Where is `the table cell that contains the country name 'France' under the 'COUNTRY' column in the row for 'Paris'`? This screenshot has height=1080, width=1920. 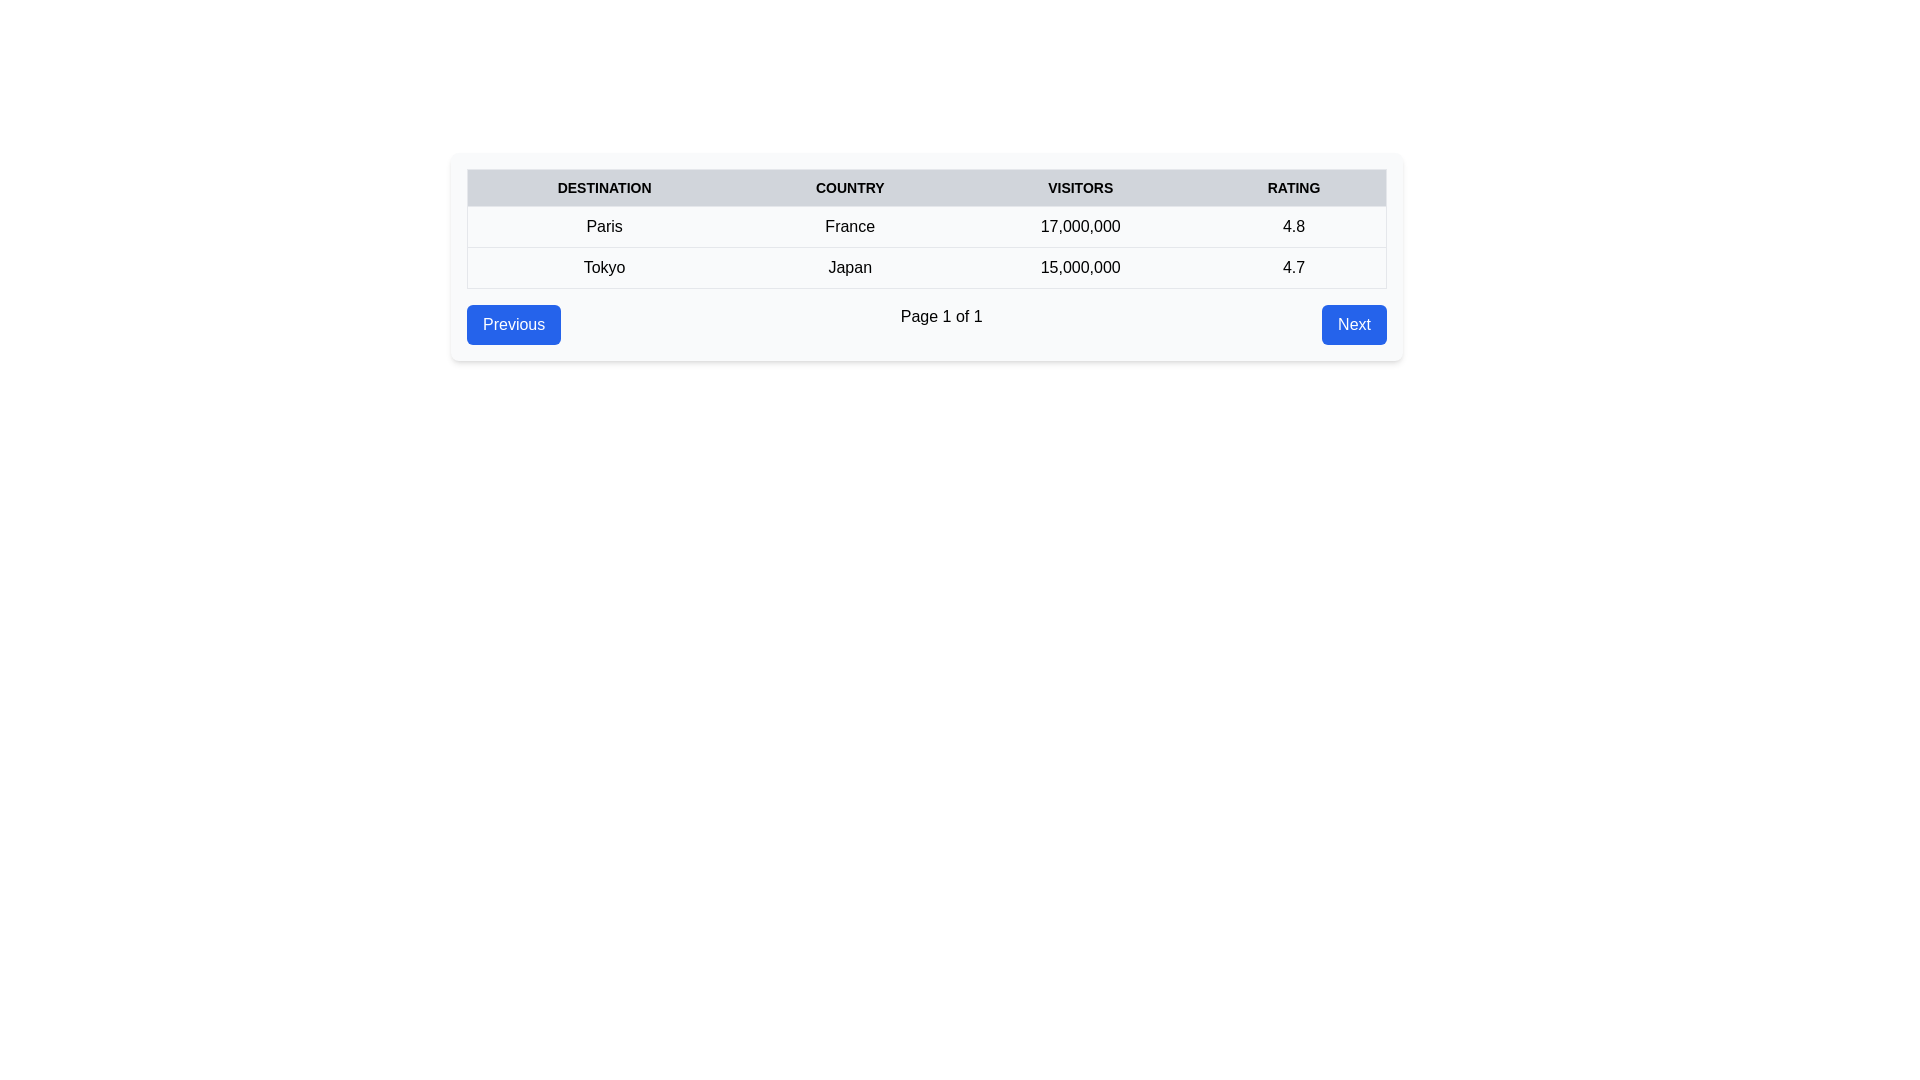
the table cell that contains the country name 'France' under the 'COUNTRY' column in the row for 'Paris' is located at coordinates (849, 226).